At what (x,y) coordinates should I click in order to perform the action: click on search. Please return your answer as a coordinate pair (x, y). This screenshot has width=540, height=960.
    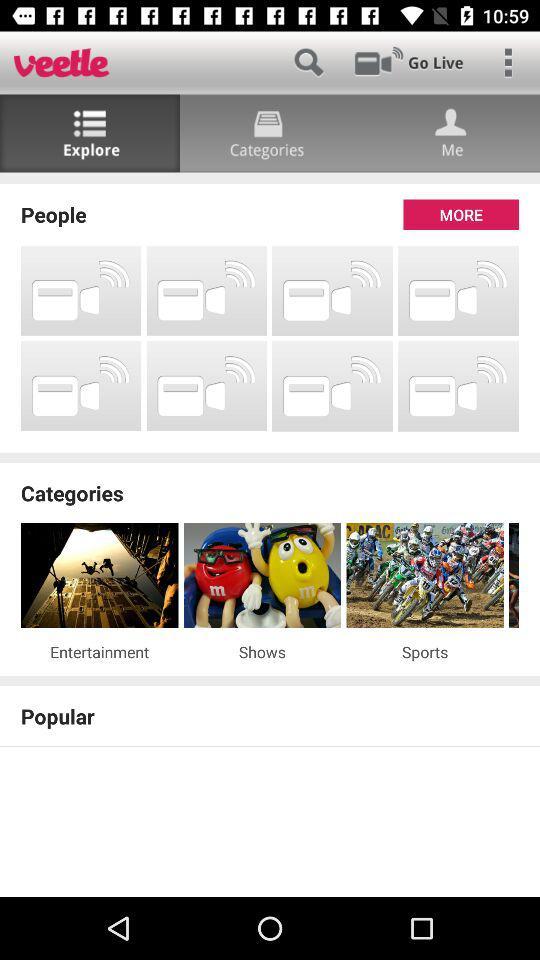
    Looking at the image, I should click on (308, 62).